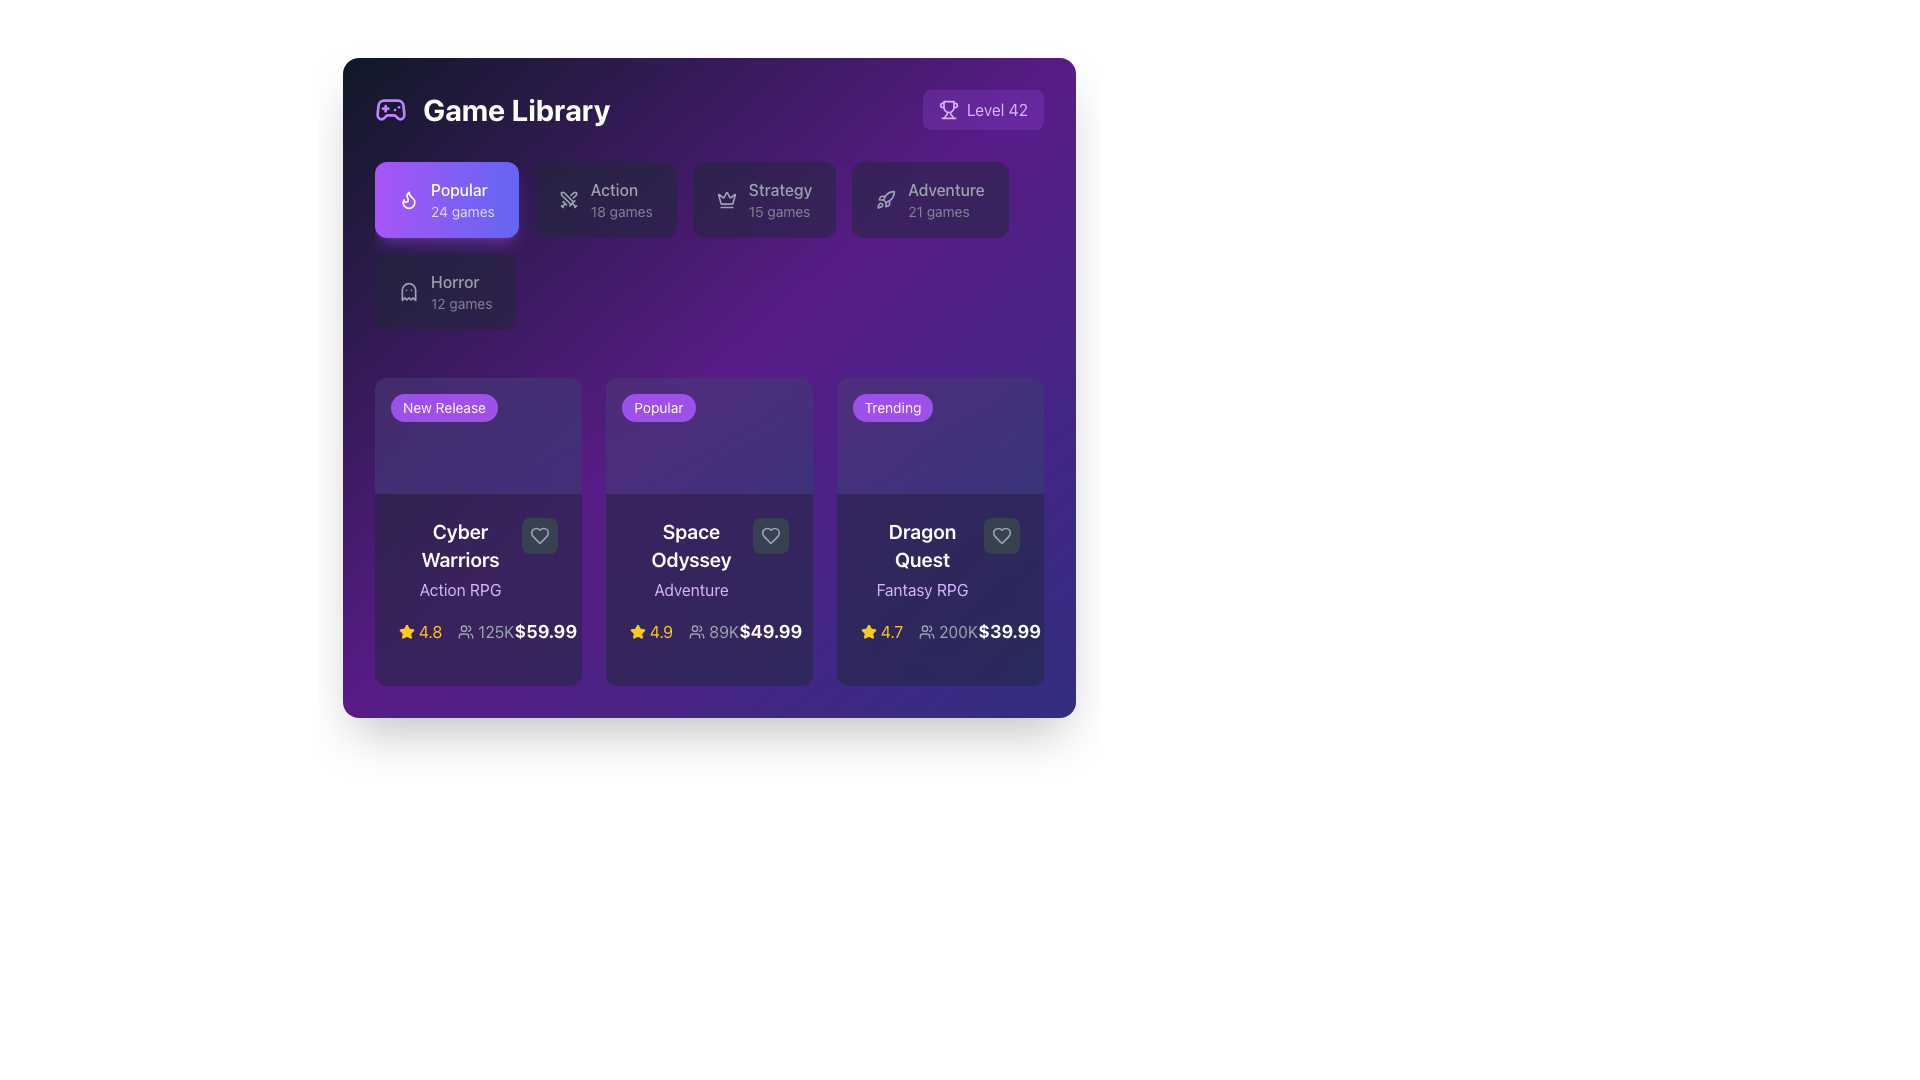  I want to click on the yellow star-shaped icon representing a rating, located next to the numeric value 4.8 in the bottom-left area of the 'Cyber Warriors' card, so click(406, 632).